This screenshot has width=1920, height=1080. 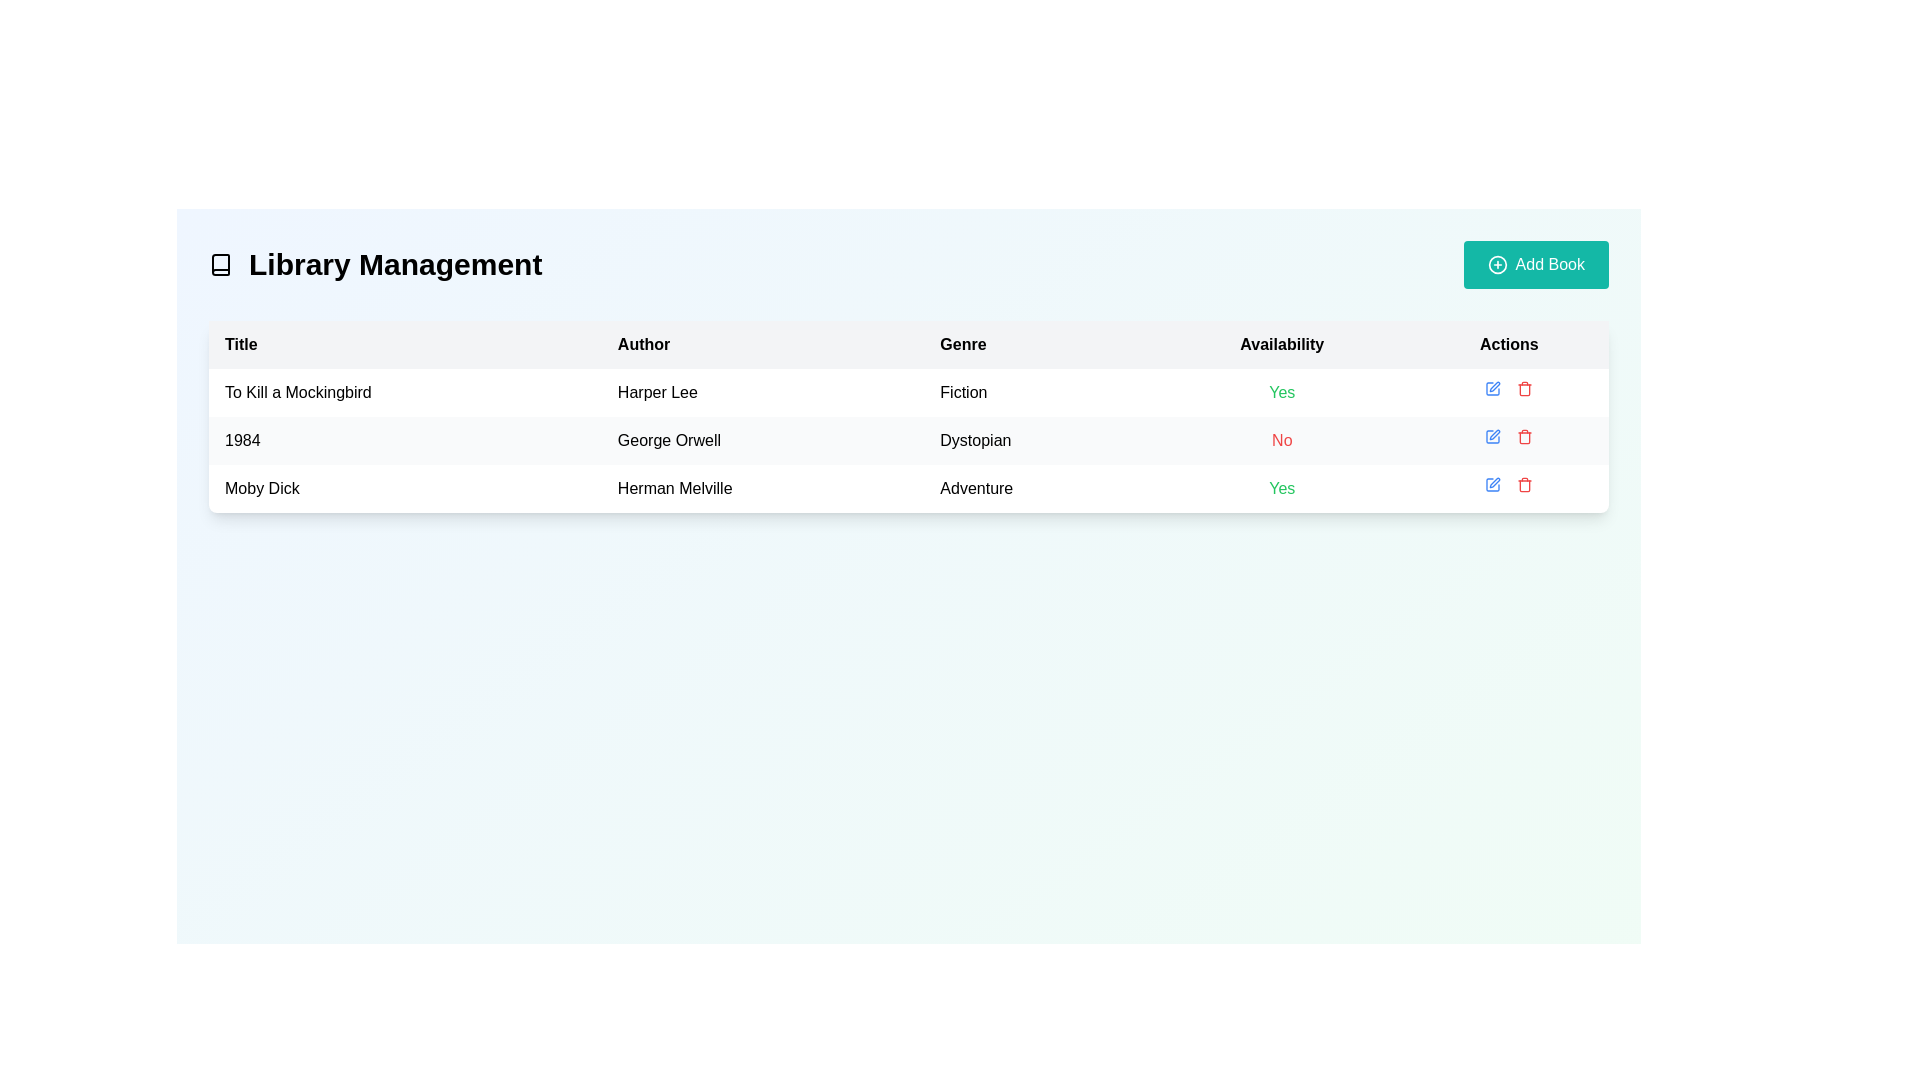 I want to click on the 'Add Book' button with a teal background and rounded corners, located to the right of the 'Library Management' title, so click(x=1535, y=264).